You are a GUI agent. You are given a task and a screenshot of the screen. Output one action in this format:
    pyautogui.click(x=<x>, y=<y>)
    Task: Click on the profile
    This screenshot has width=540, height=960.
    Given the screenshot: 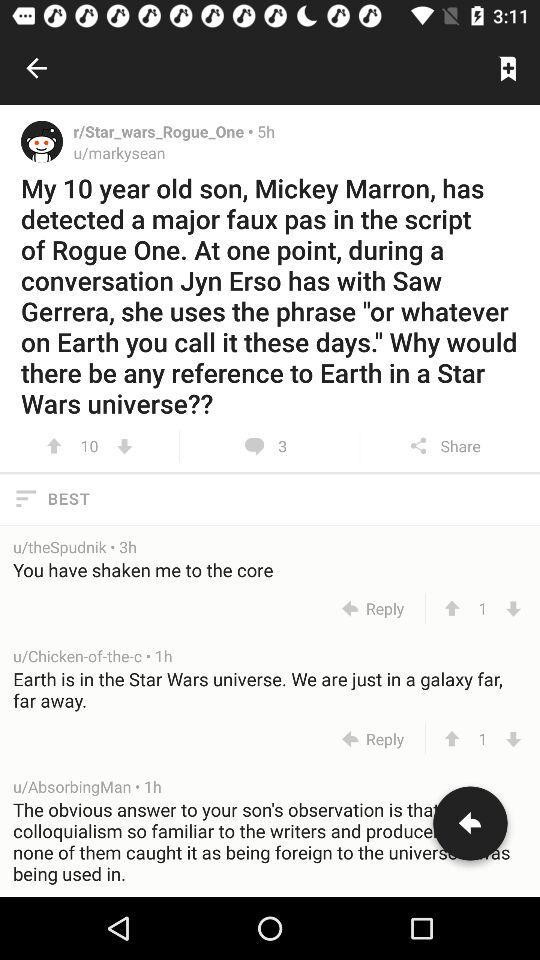 What is the action you would take?
    pyautogui.click(x=42, y=140)
    